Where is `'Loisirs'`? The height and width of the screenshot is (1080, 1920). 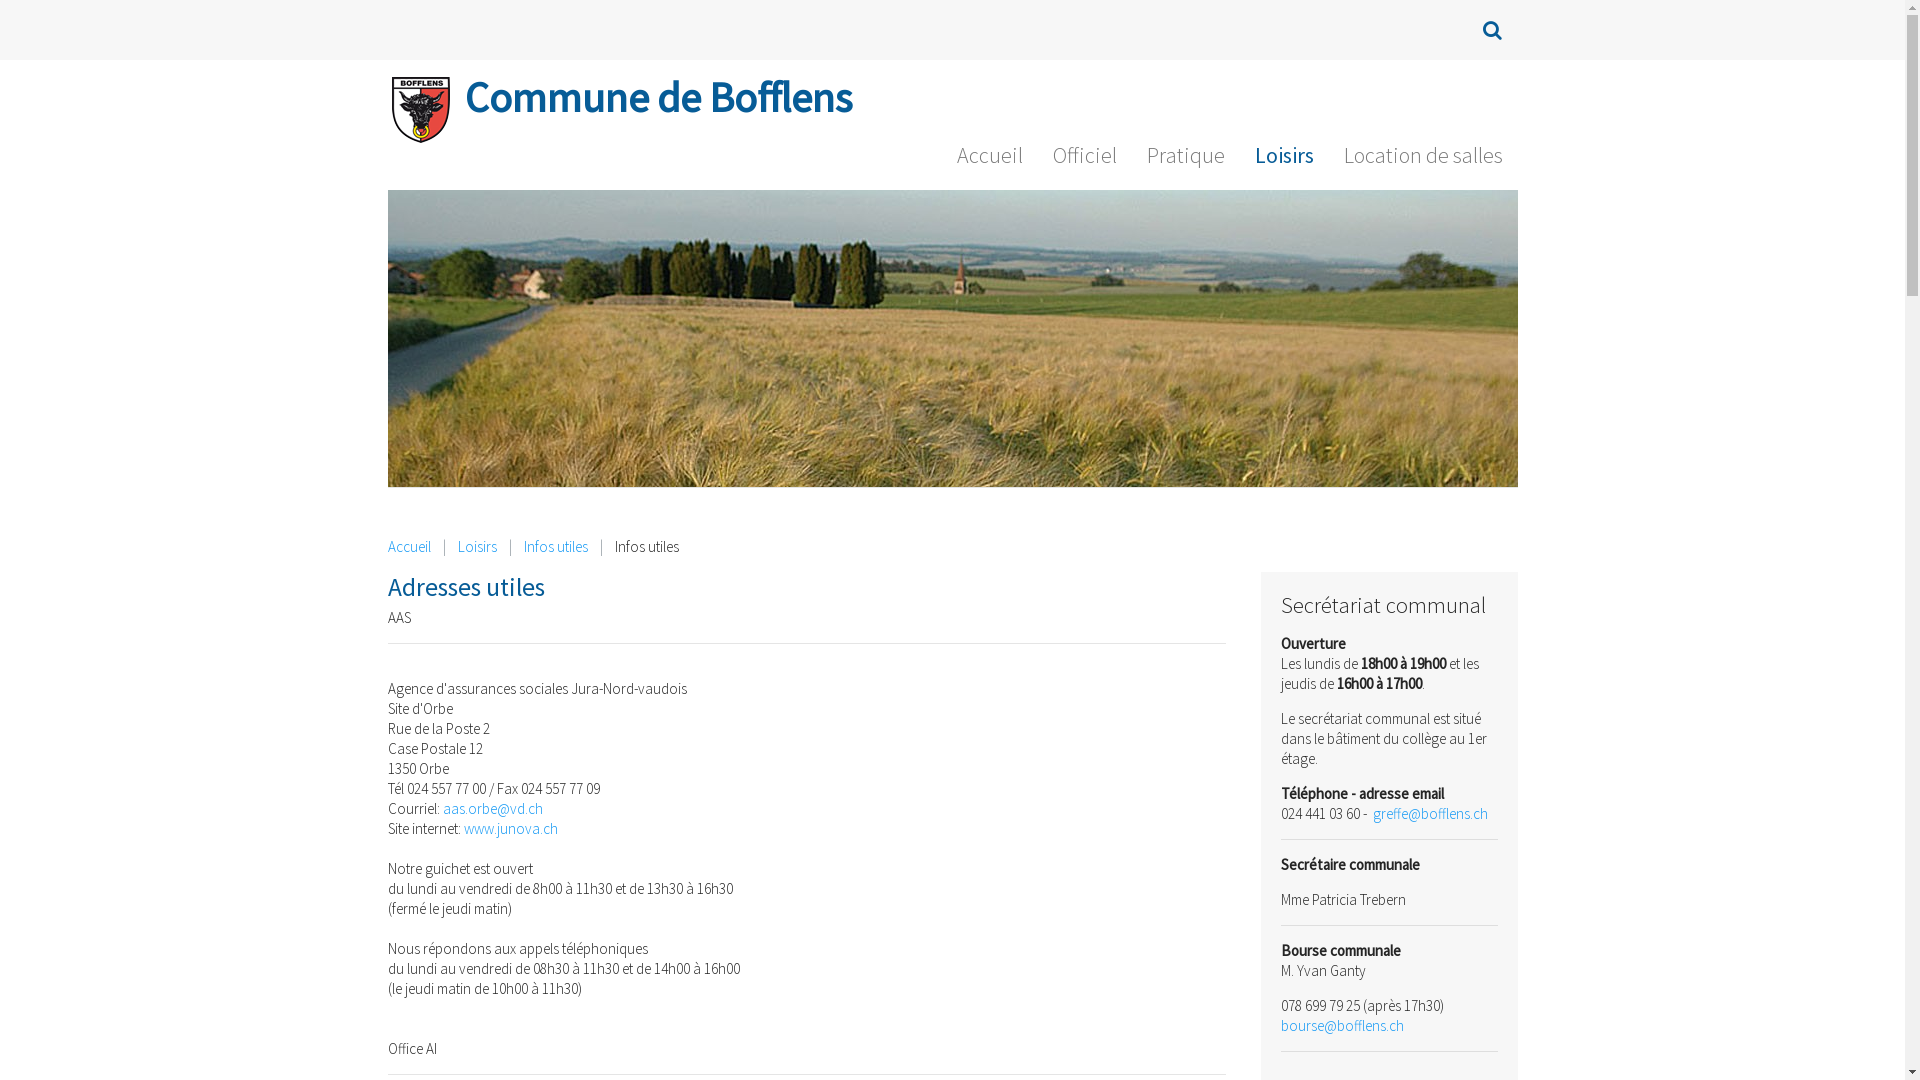 'Loisirs' is located at coordinates (476, 547).